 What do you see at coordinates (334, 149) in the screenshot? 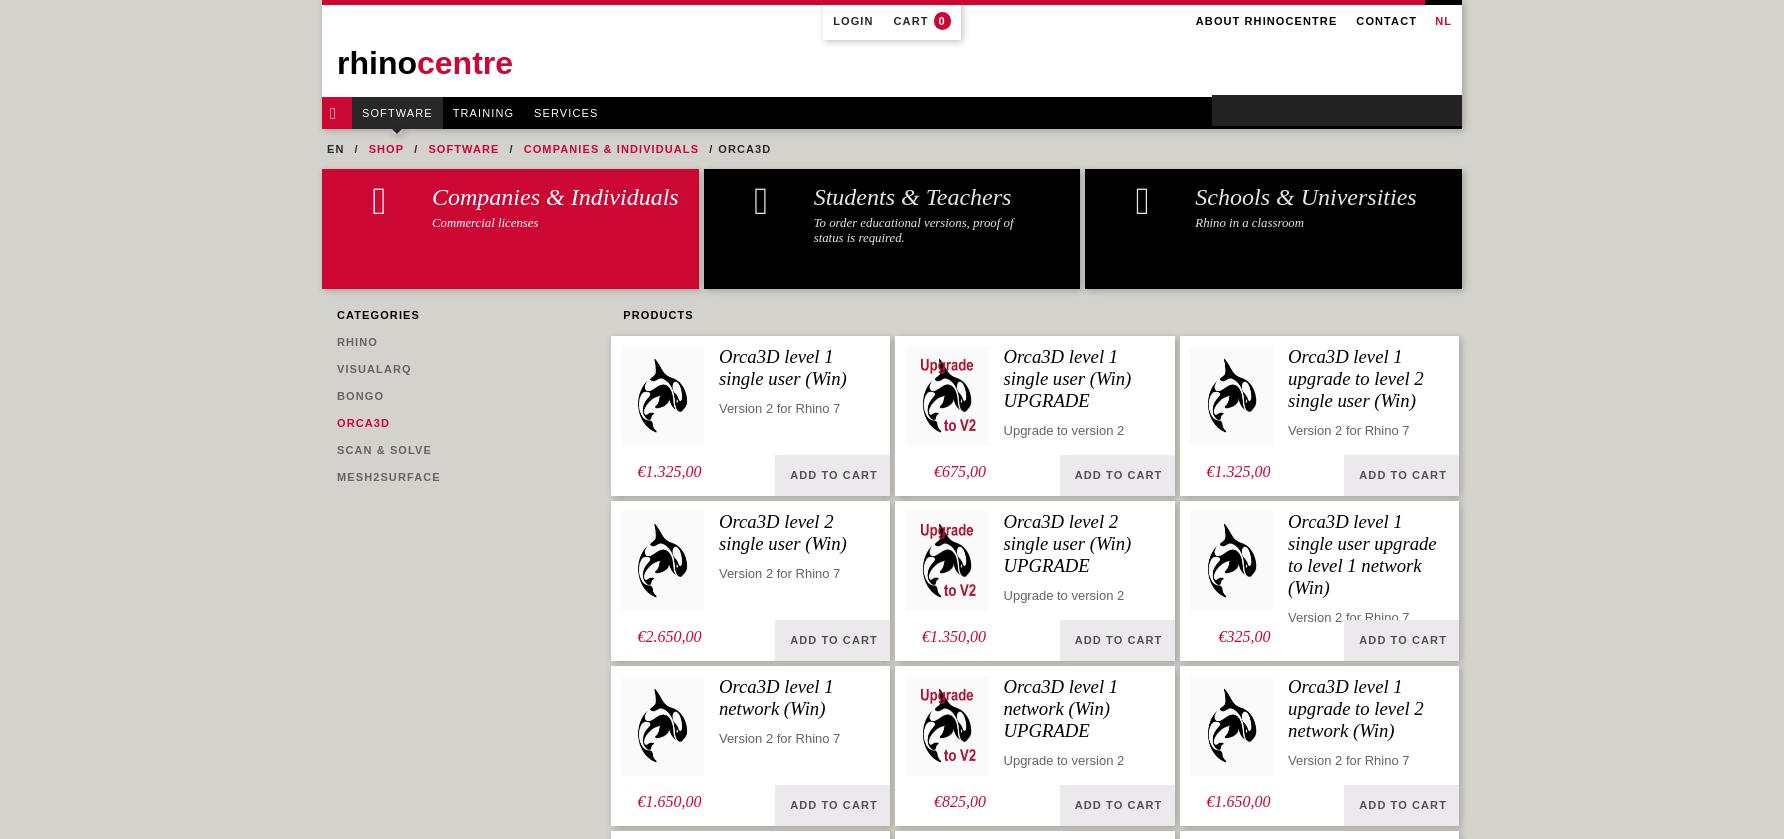
I see `'en'` at bounding box center [334, 149].